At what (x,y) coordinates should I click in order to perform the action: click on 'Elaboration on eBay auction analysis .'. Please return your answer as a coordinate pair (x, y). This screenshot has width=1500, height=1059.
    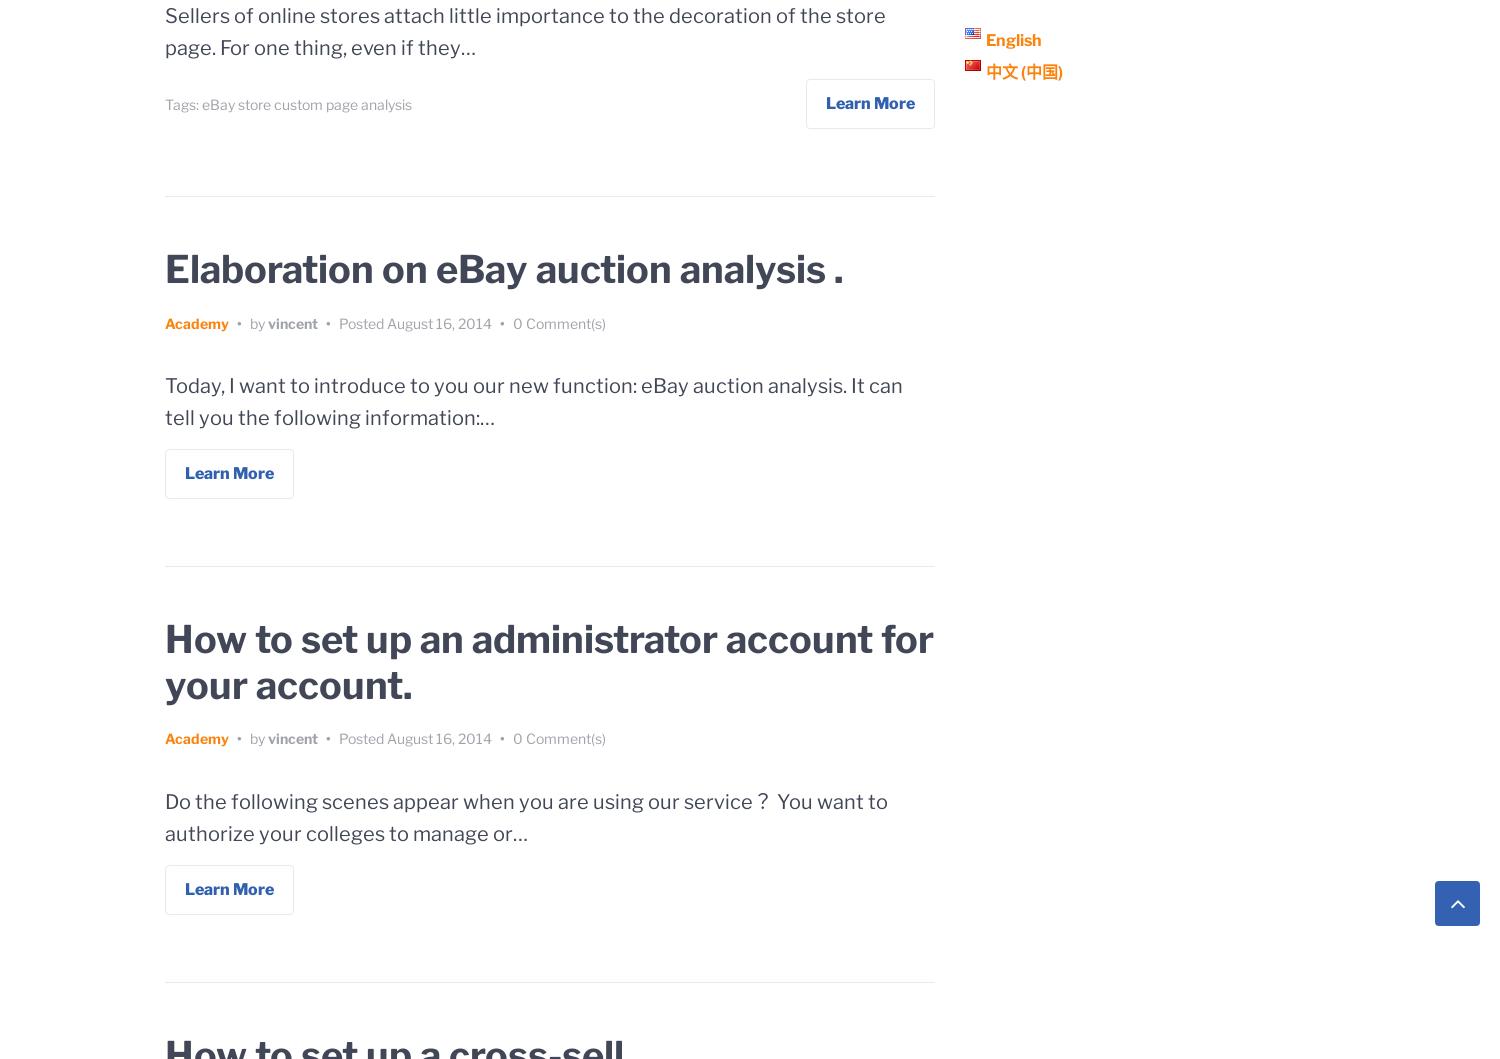
    Looking at the image, I should click on (504, 268).